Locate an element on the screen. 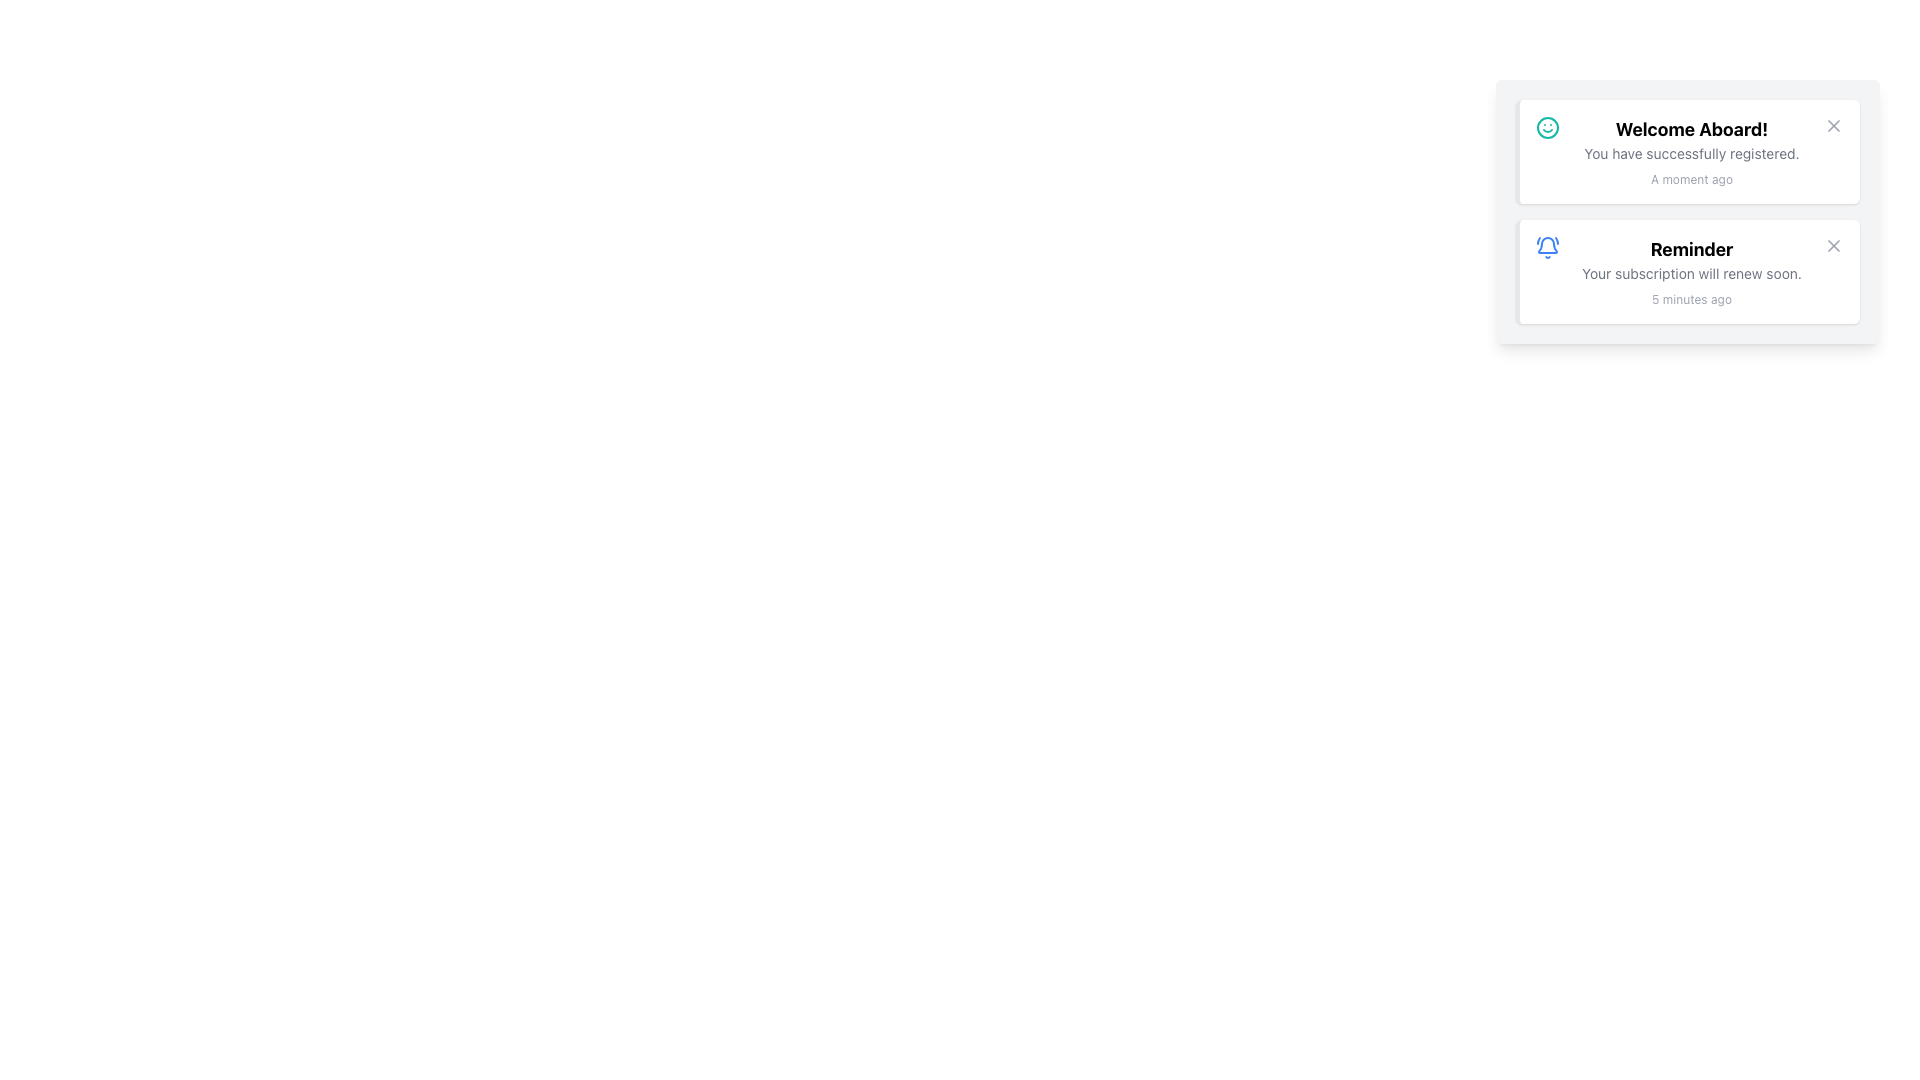  the blue bell icon with ringing lines on its sides located on the left side of the 'Reminder' notification panel is located at coordinates (1547, 246).